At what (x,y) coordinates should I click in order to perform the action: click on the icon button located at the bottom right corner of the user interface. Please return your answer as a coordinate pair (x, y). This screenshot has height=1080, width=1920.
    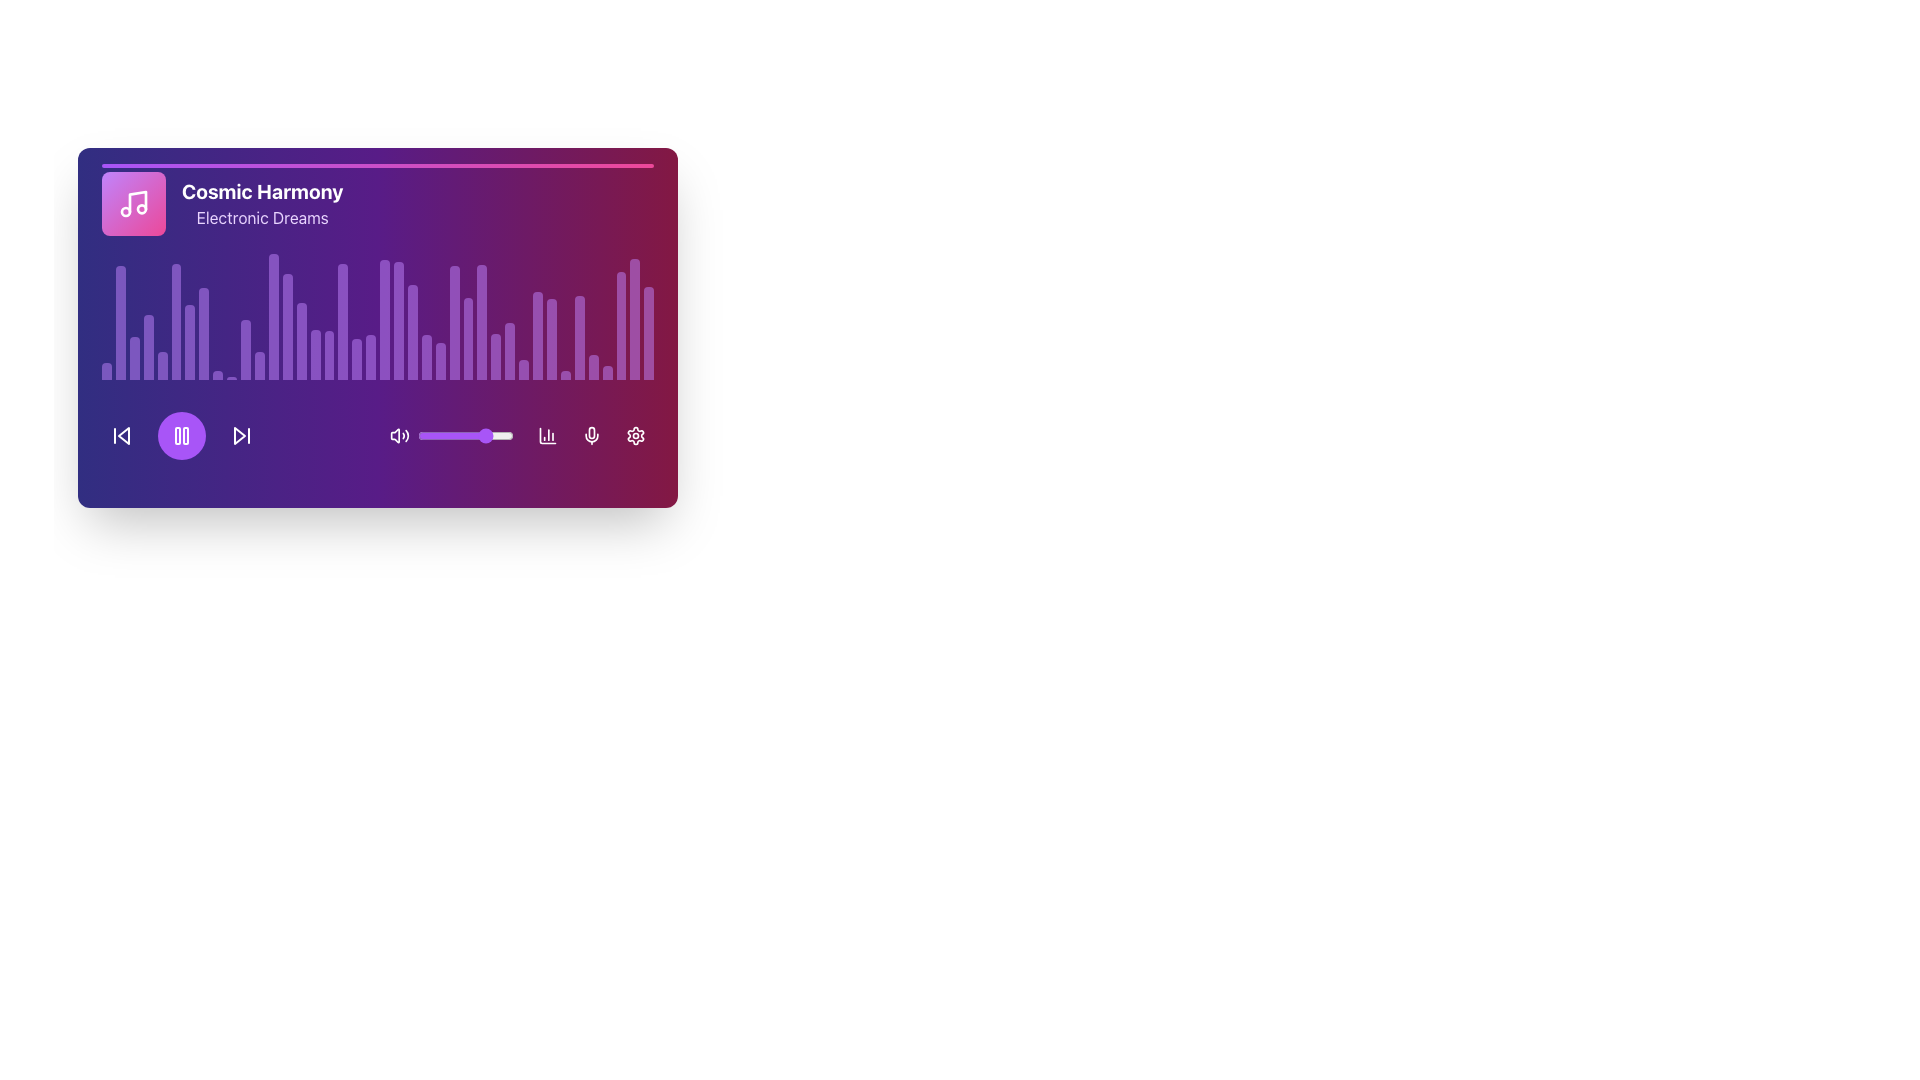
    Looking at the image, I should click on (634, 434).